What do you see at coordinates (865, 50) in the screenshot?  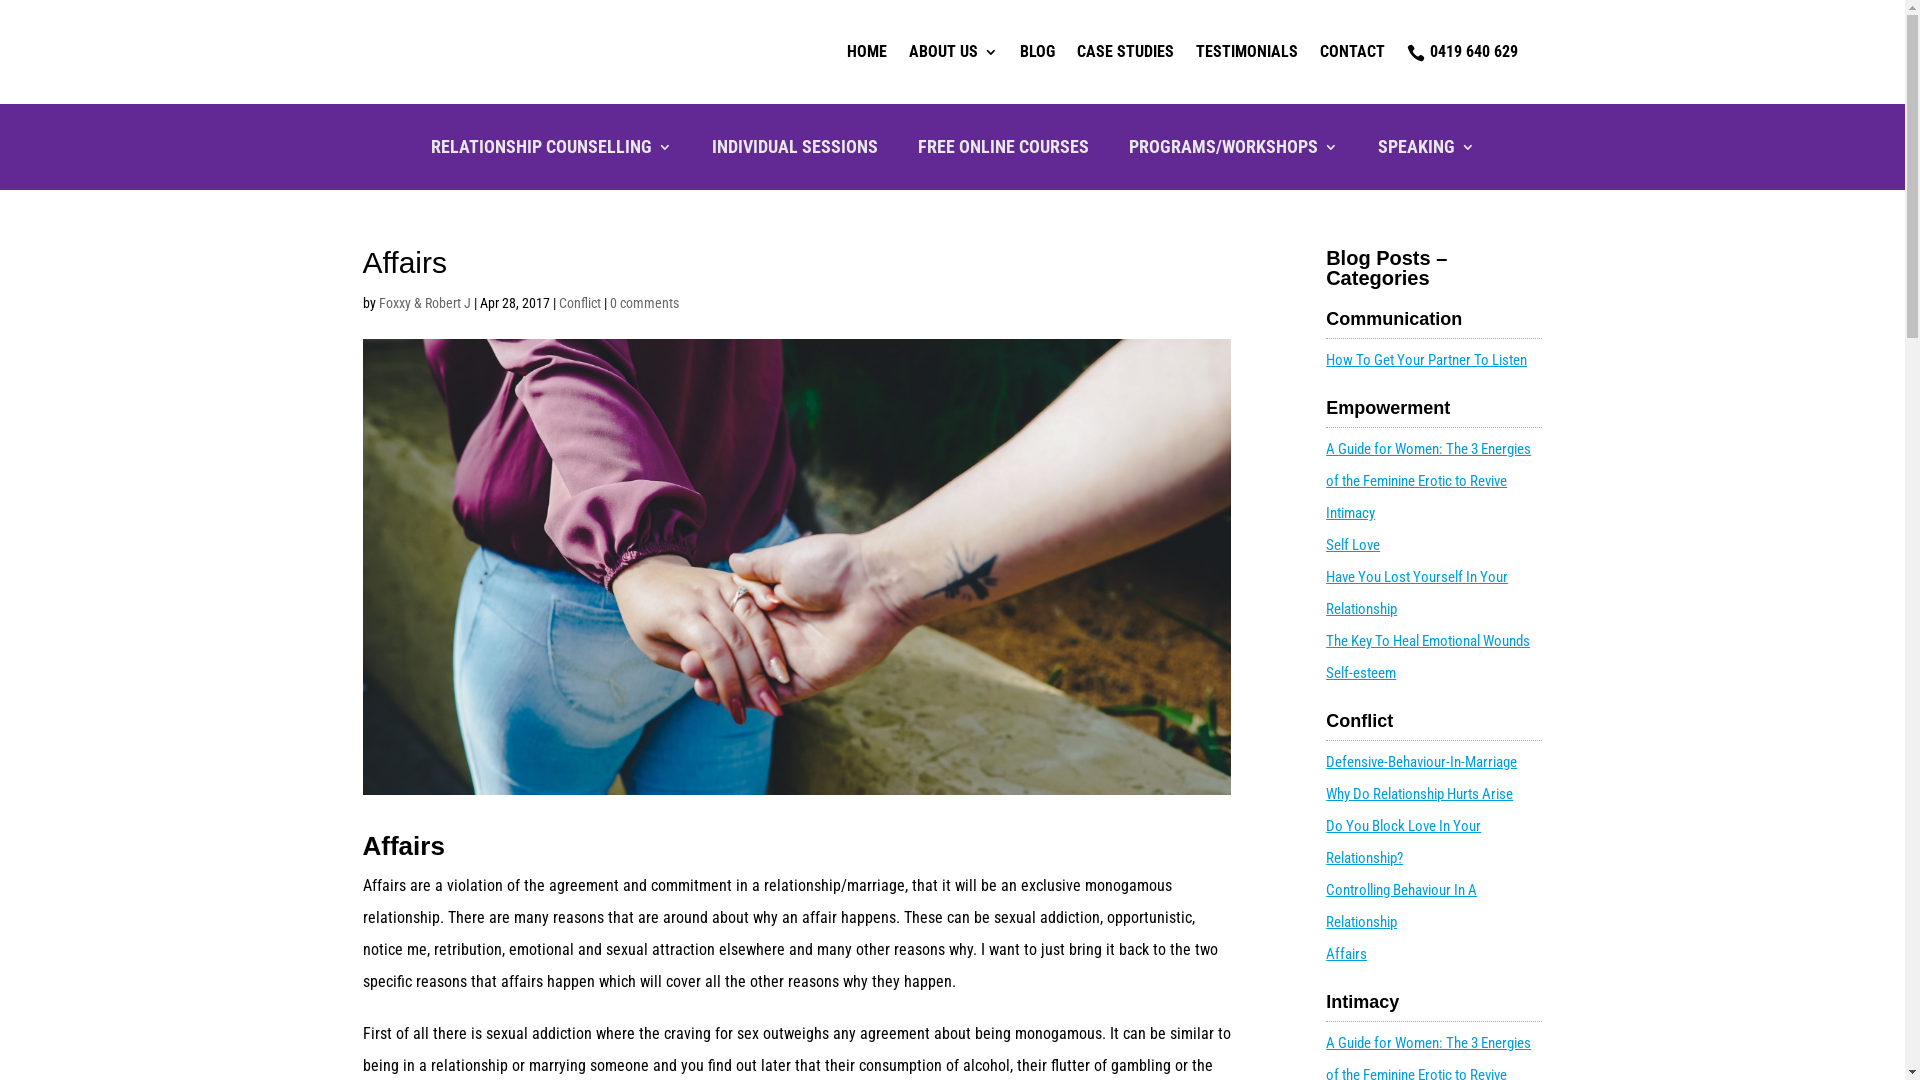 I see `'HOME'` at bounding box center [865, 50].